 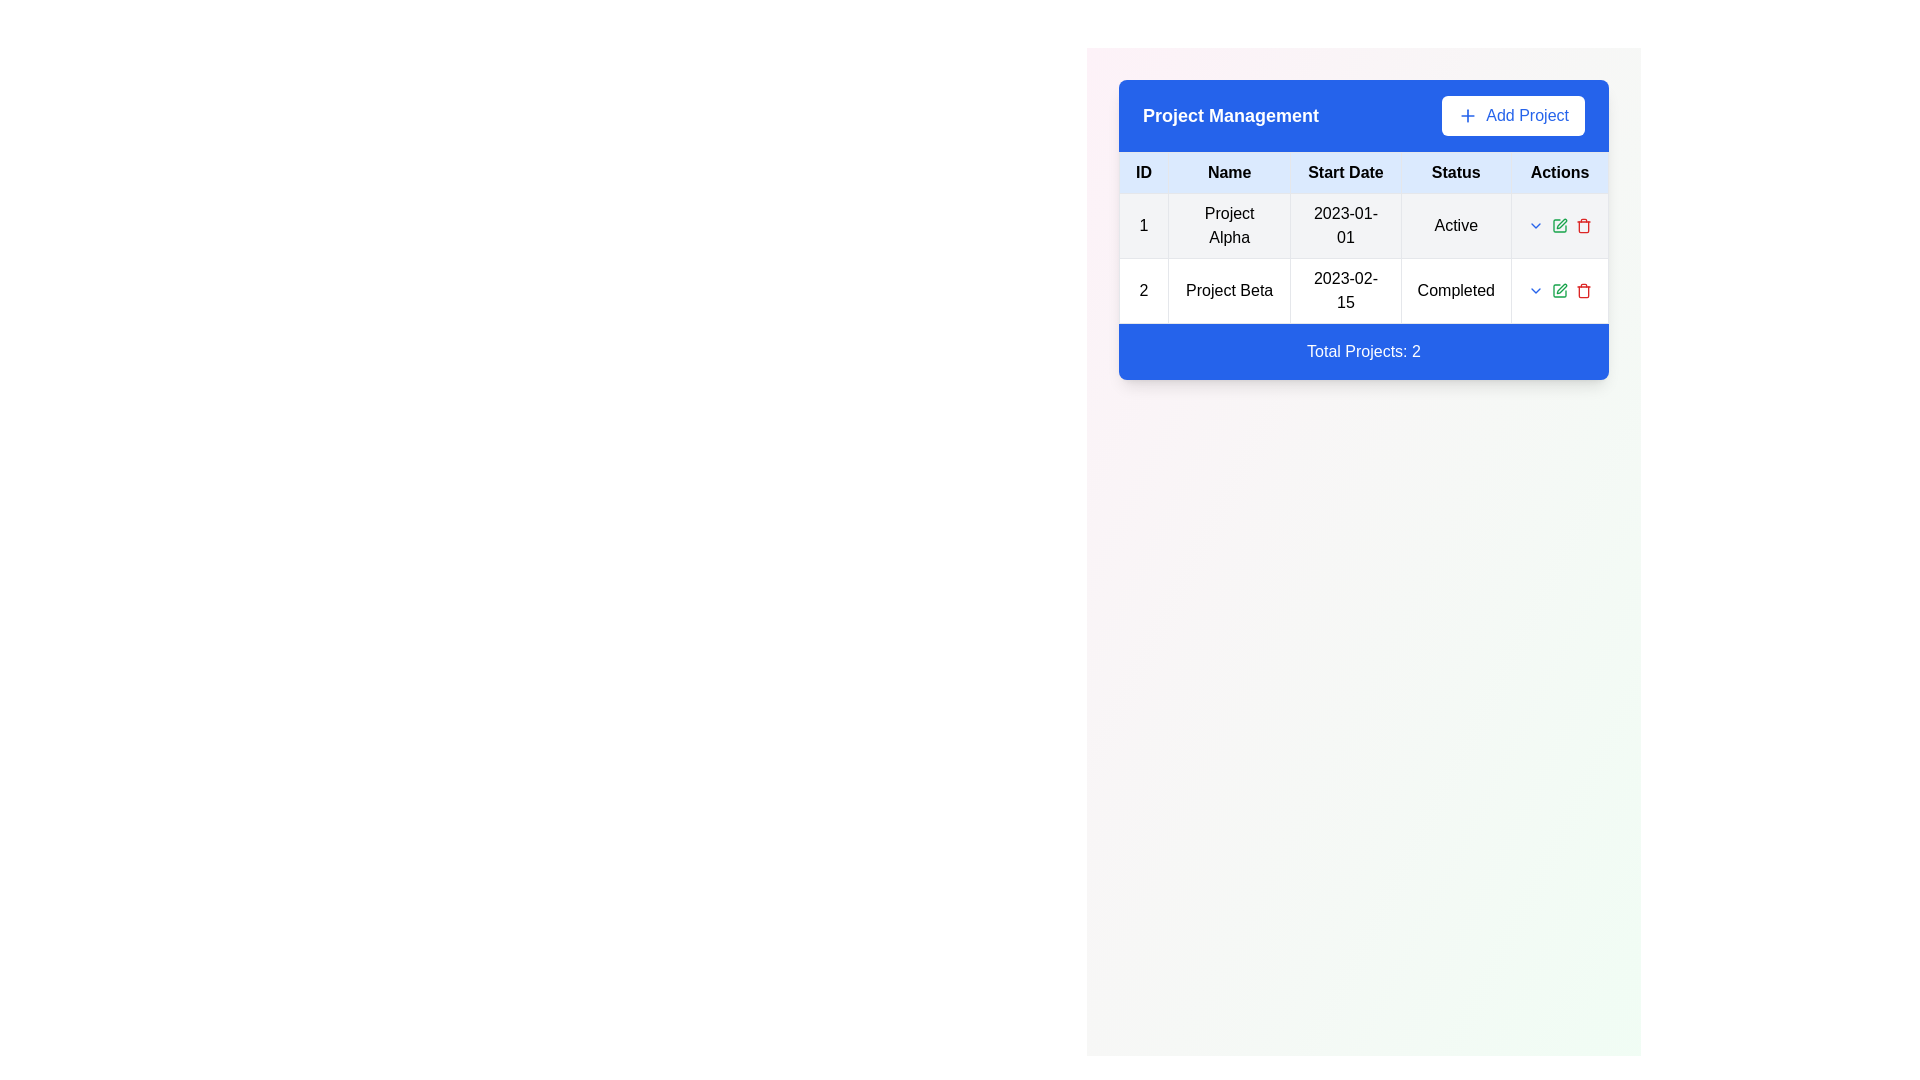 I want to click on text 'Status' from the fourth column header of the table which labels the 'Status' column, so click(x=1456, y=172).